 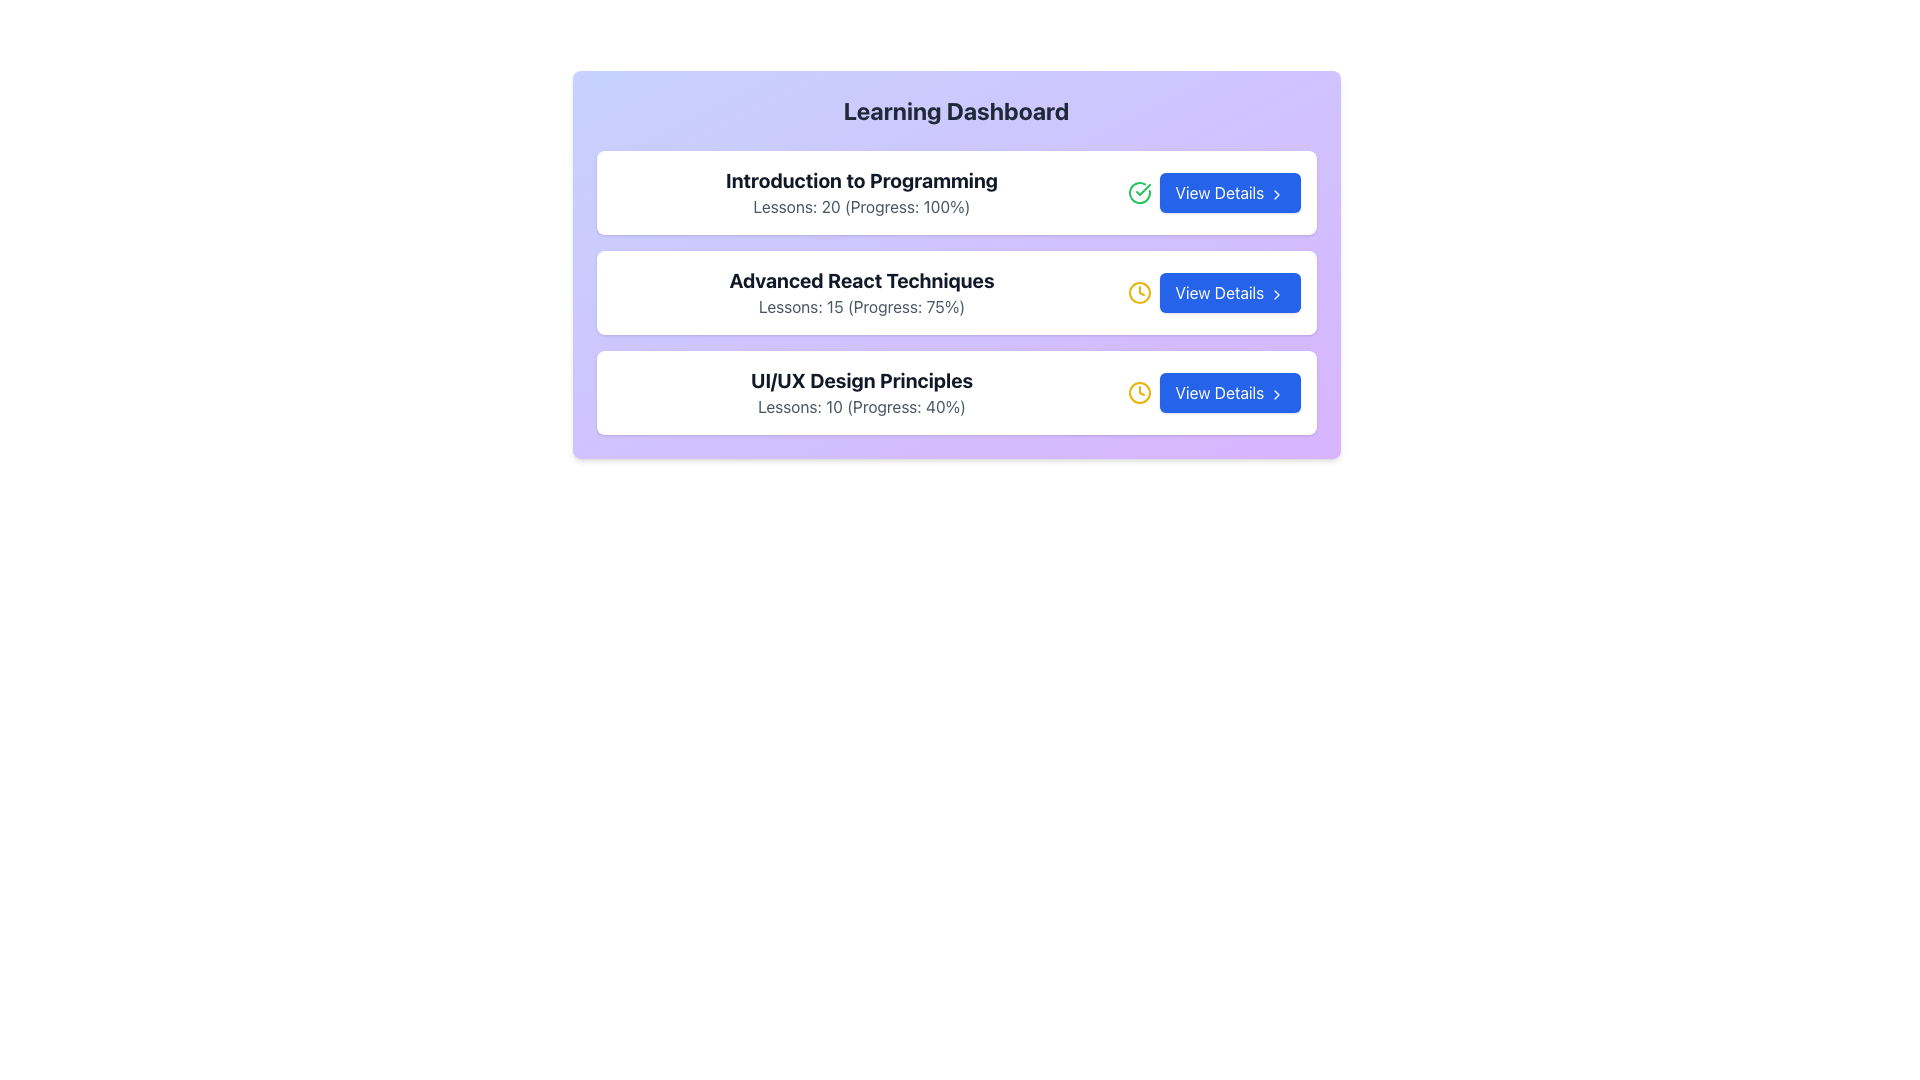 I want to click on the completion status icon located in the topmost item of the list under the 'Learning Dashboard' heading, to the left of the blue 'View Details' button, so click(x=1139, y=192).